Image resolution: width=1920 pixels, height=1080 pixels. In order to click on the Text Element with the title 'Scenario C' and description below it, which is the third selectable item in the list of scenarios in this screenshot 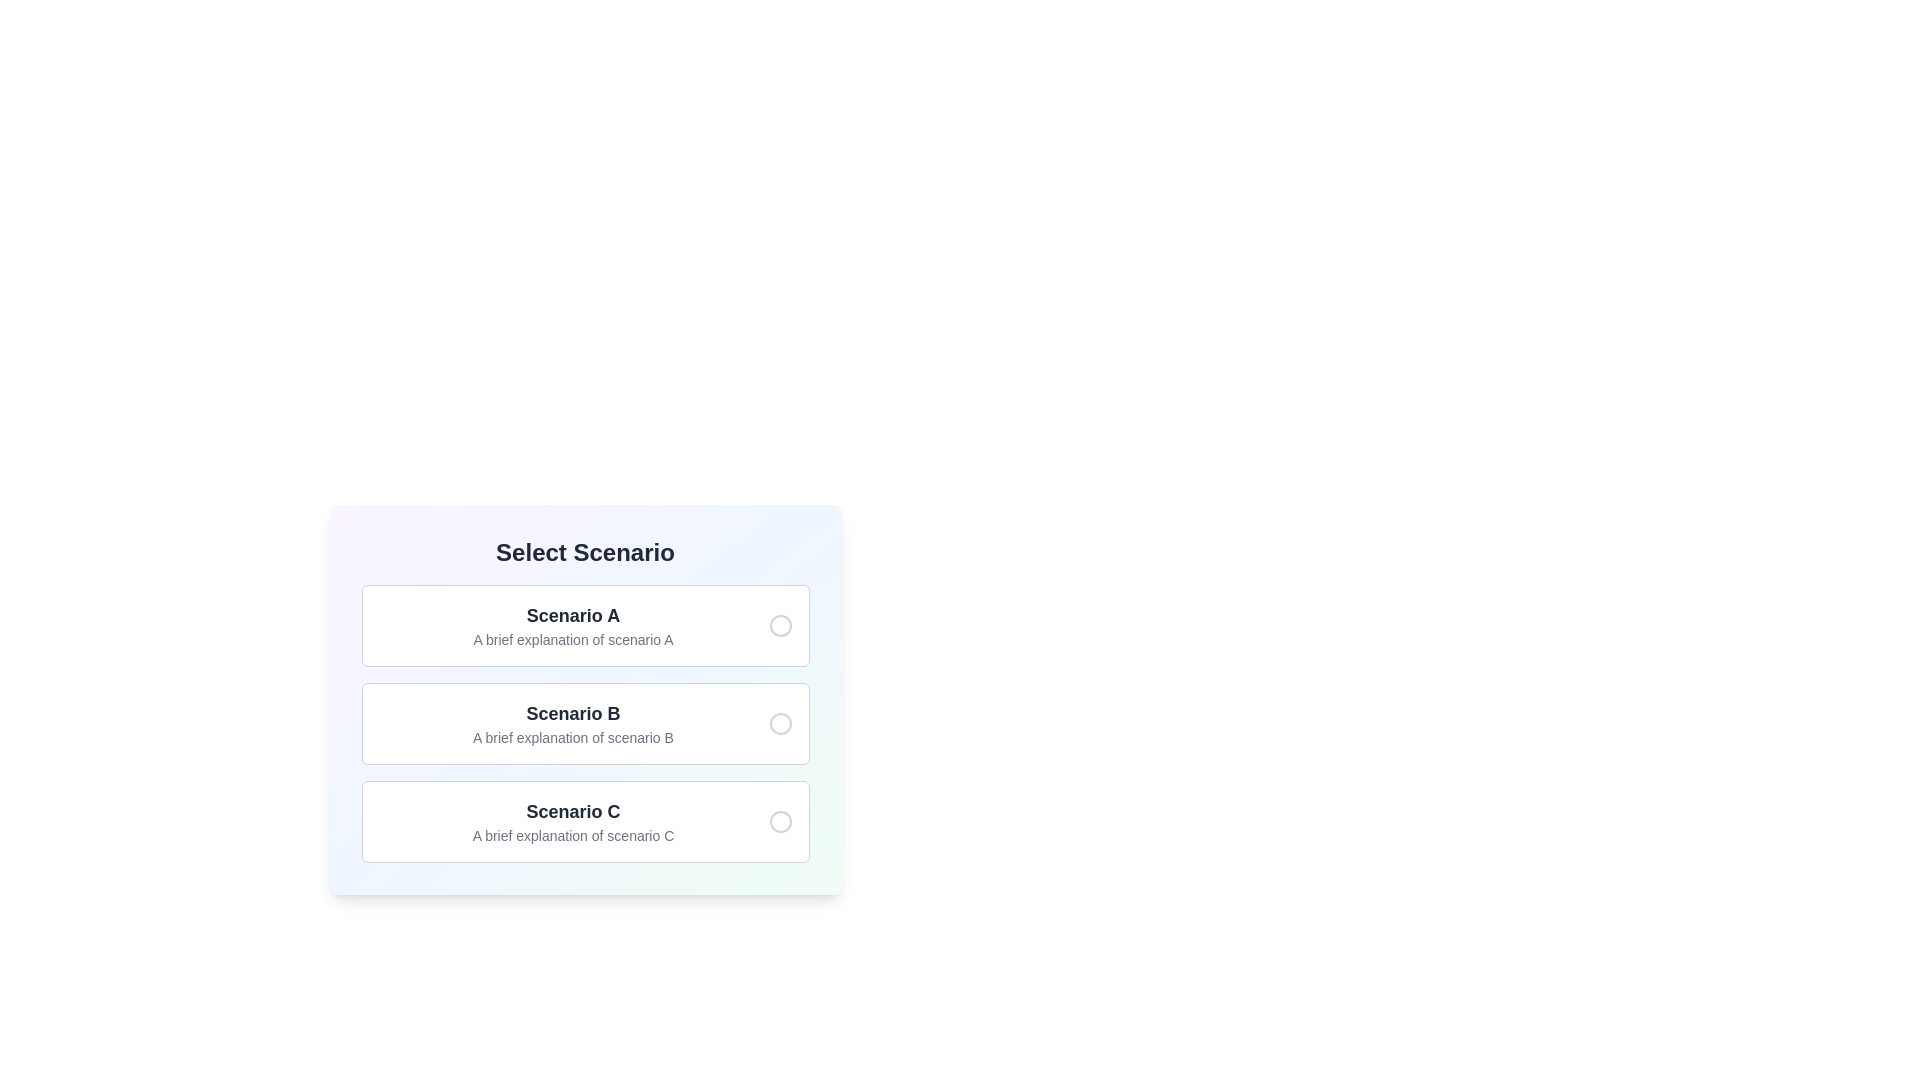, I will do `click(572, 821)`.